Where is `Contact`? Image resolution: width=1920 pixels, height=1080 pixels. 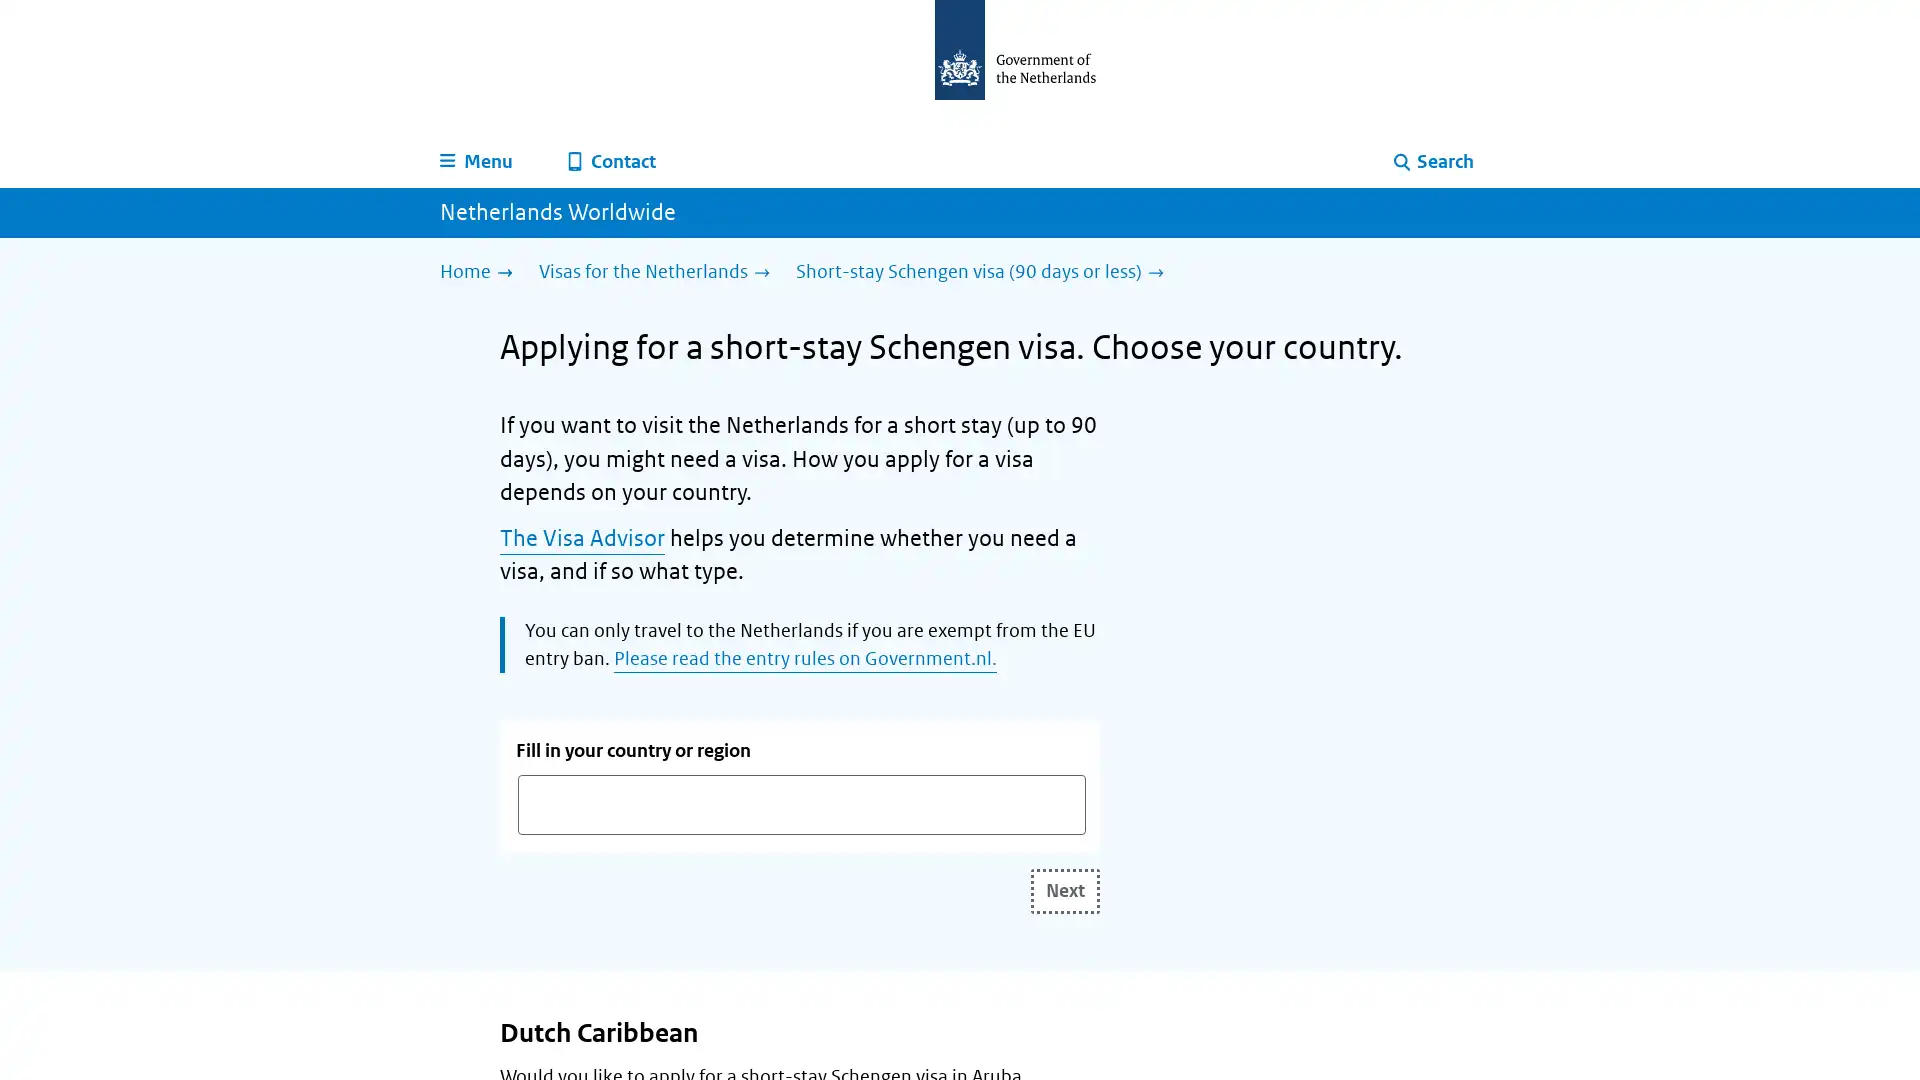 Contact is located at coordinates (611, 161).